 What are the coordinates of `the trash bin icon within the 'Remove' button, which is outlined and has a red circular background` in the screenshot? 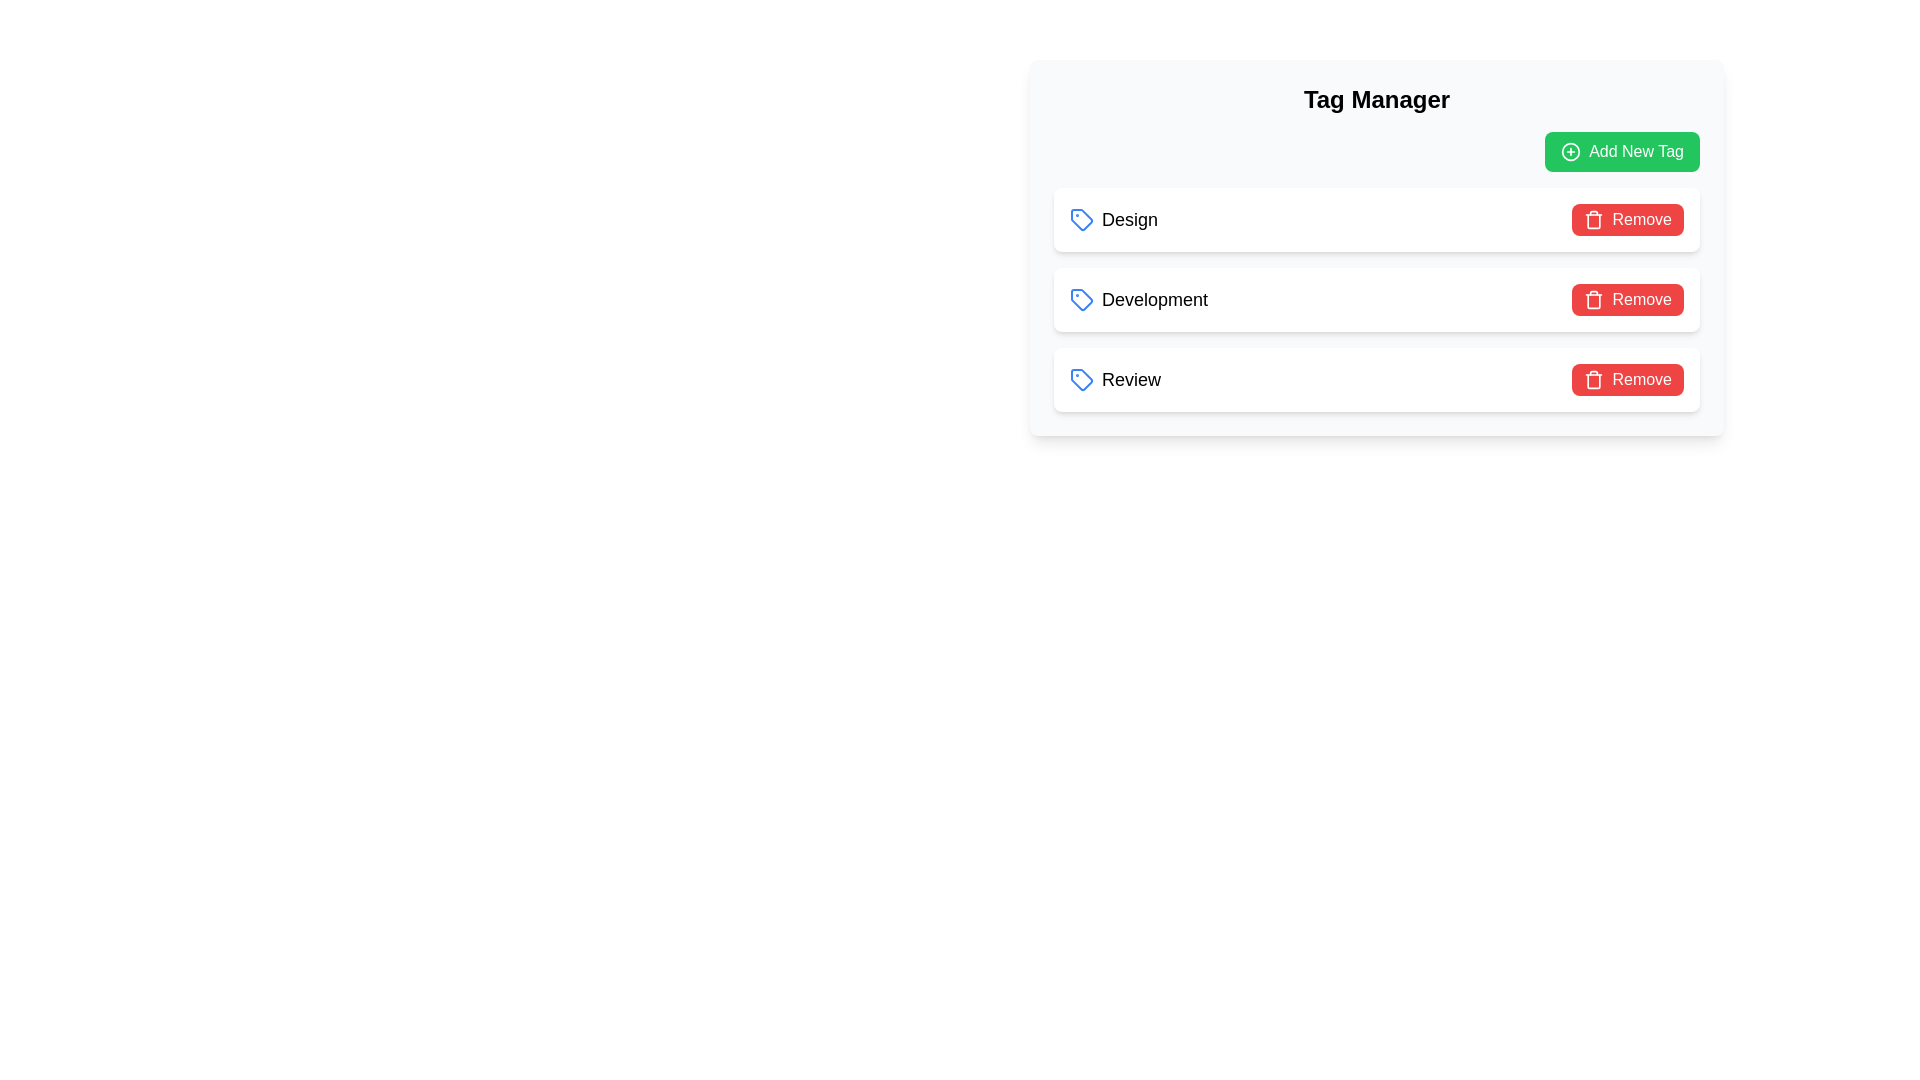 It's located at (1593, 300).